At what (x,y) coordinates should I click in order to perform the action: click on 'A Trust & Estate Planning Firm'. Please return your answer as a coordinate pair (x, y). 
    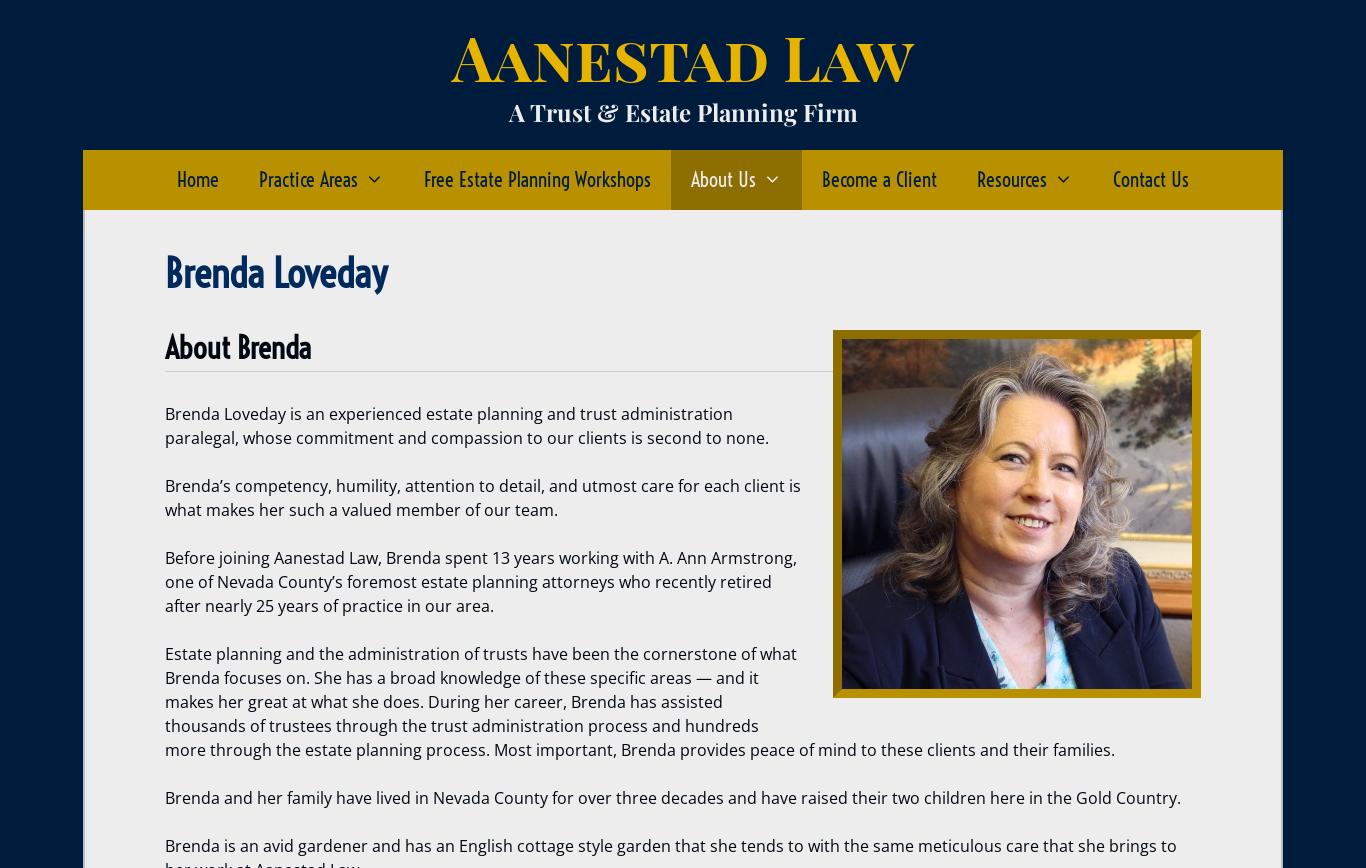
    Looking at the image, I should click on (681, 111).